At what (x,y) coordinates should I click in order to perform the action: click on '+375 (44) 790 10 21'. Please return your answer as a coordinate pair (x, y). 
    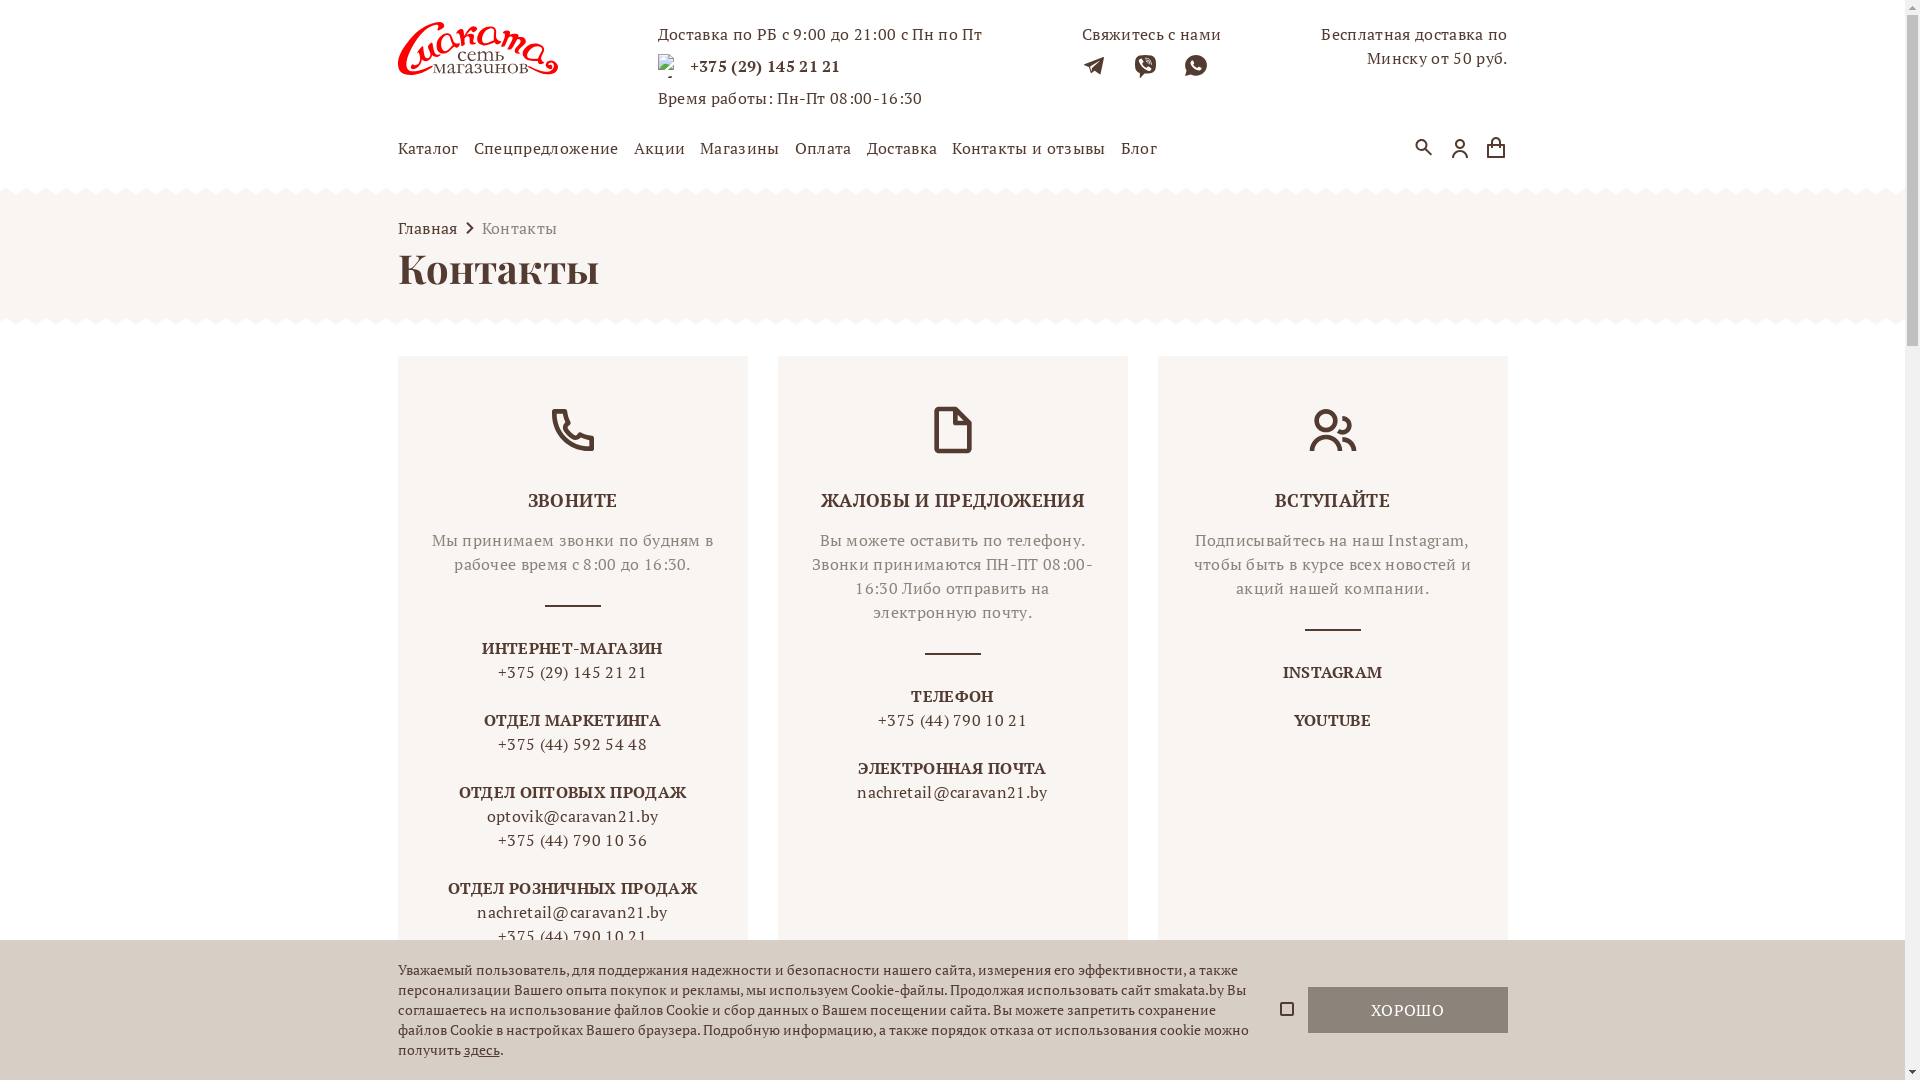
    Looking at the image, I should click on (950, 720).